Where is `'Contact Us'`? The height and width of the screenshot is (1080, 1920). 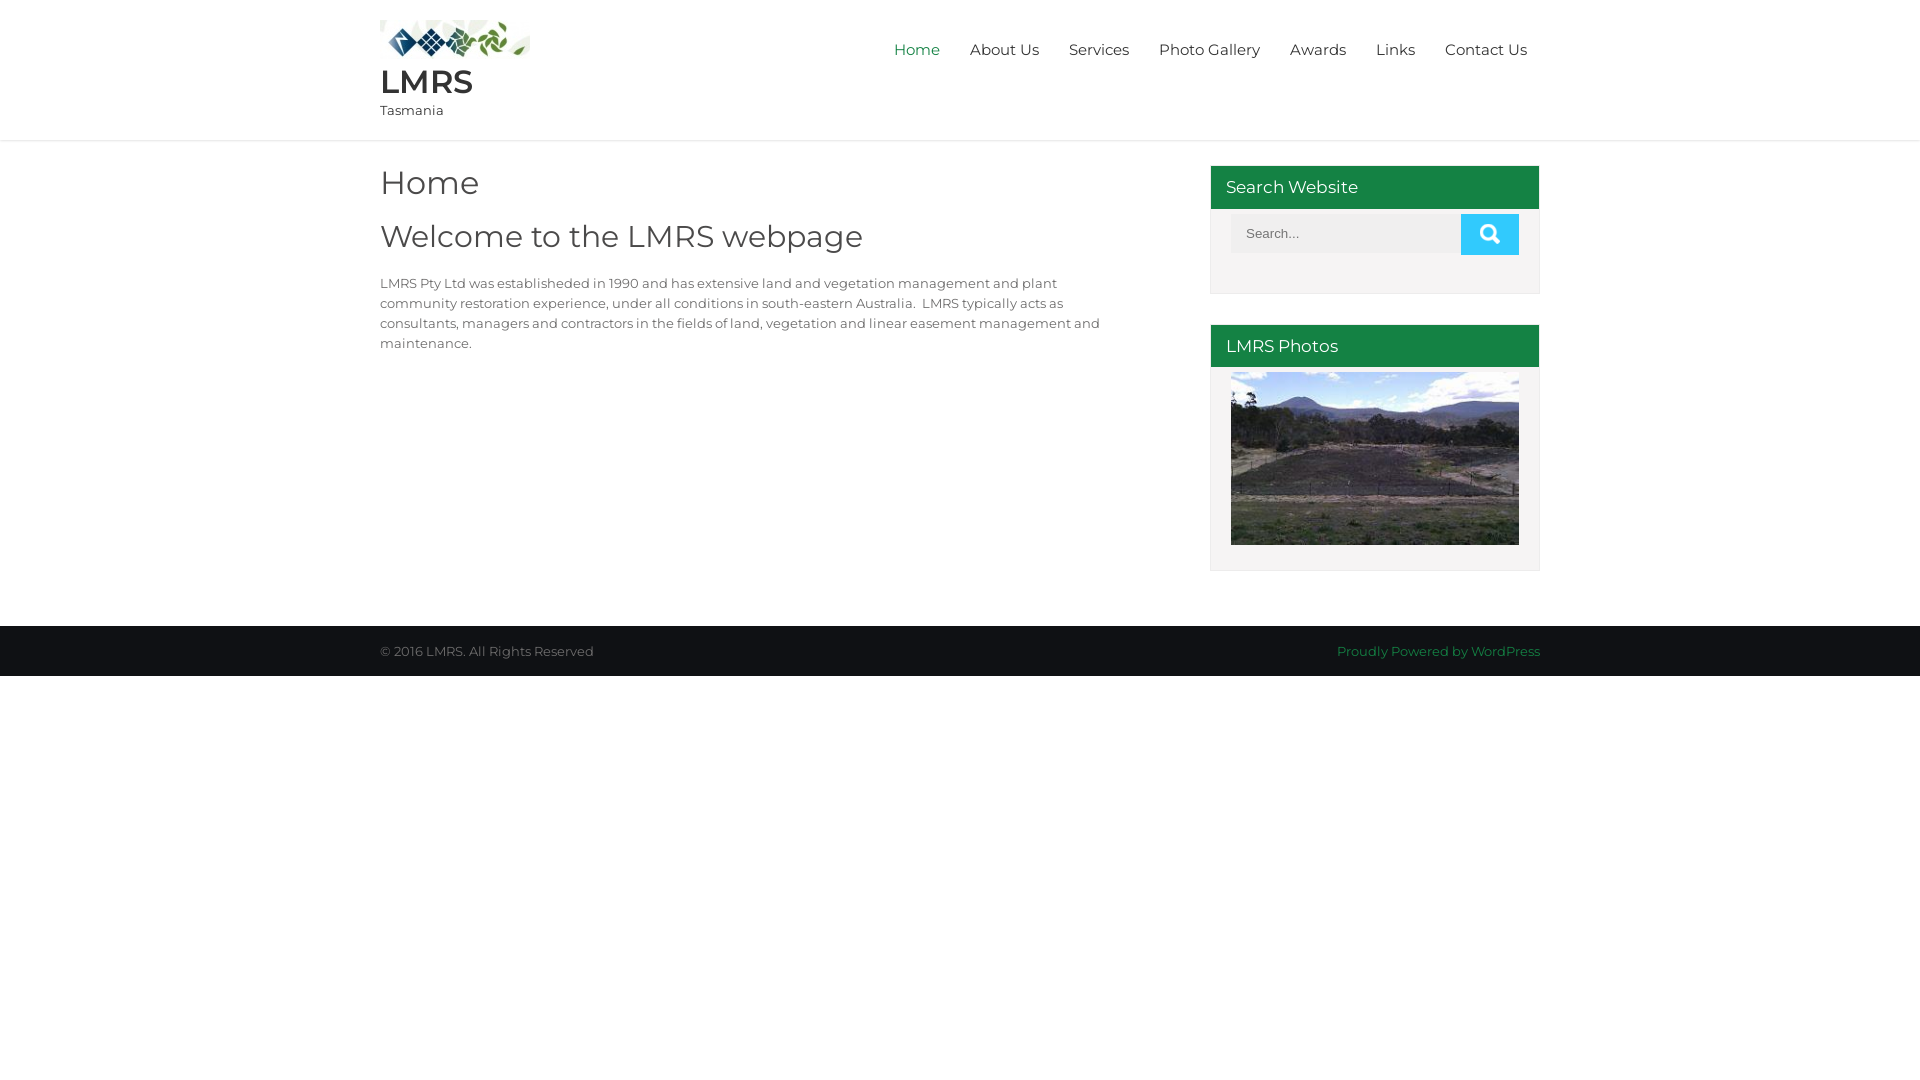
'Contact Us' is located at coordinates (1486, 49).